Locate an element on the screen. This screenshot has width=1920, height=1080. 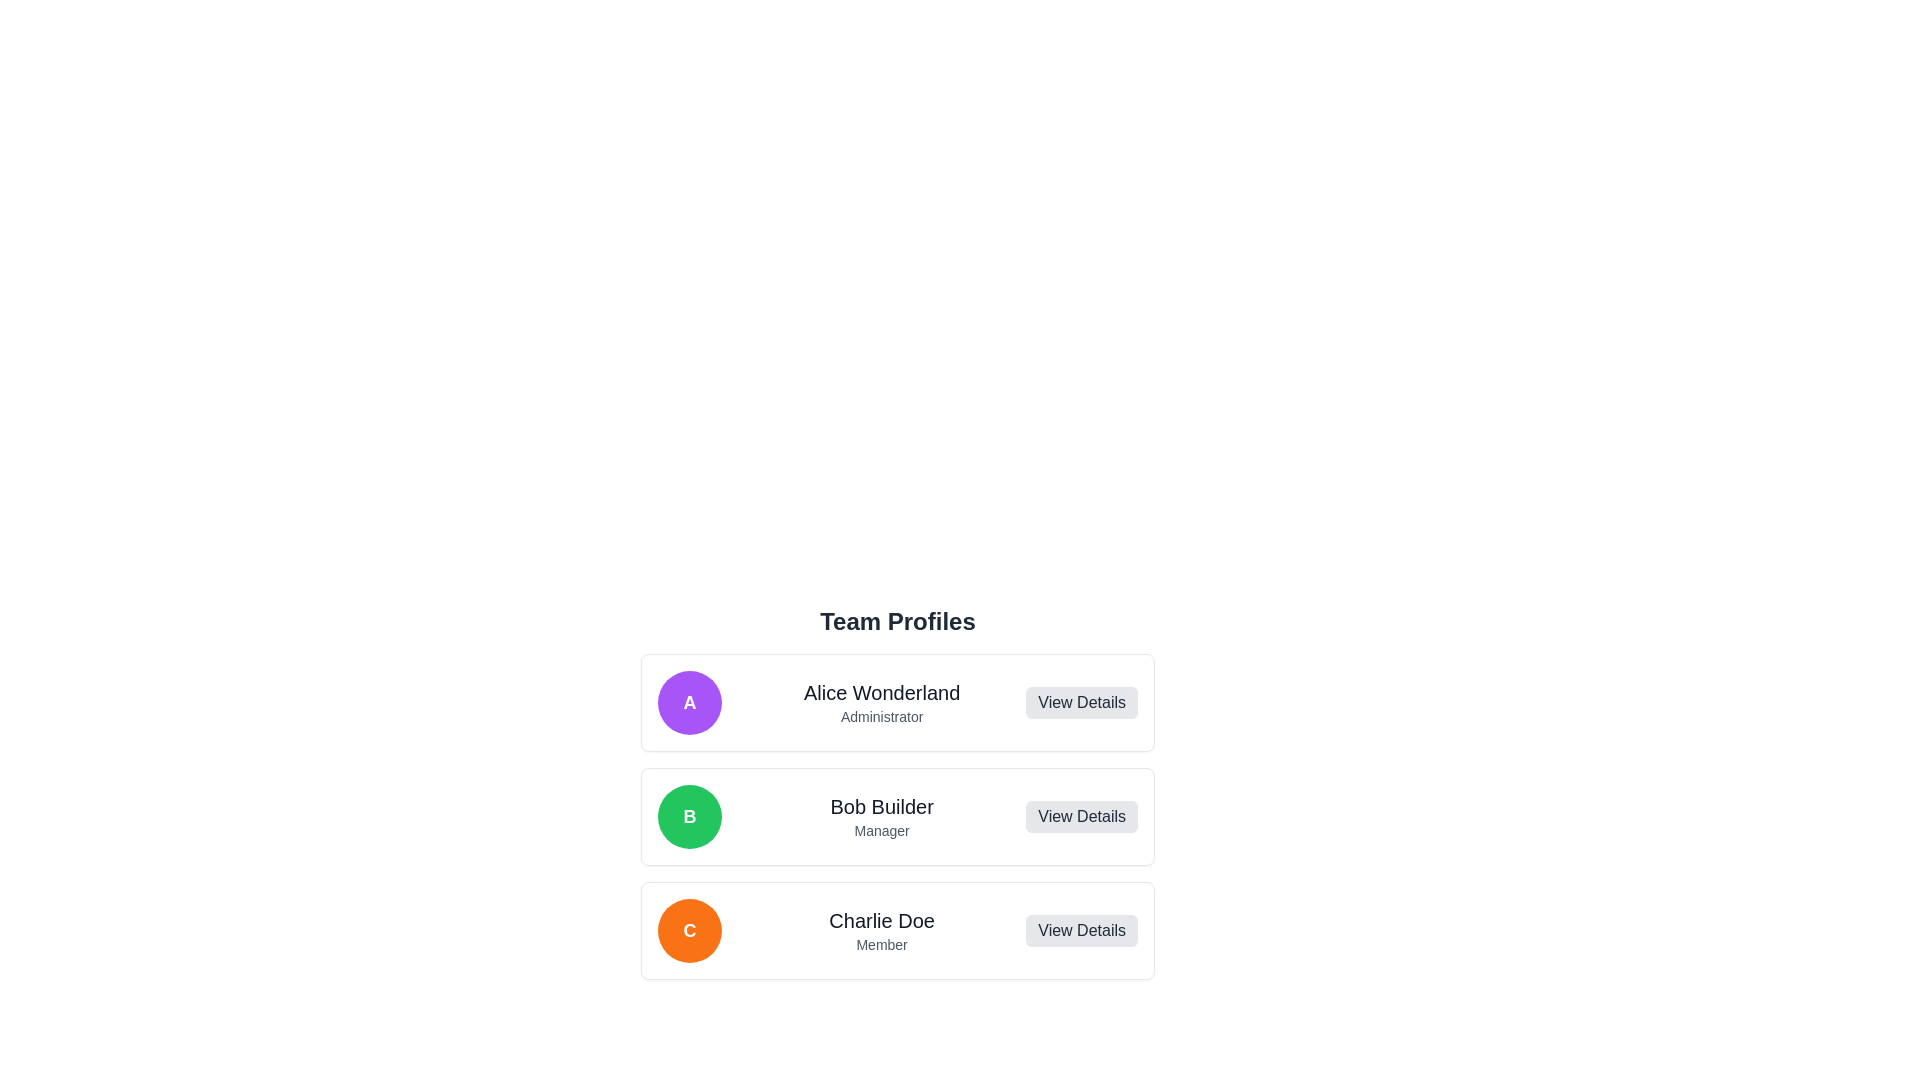
the Profile card for 'Bob Builder', which is the second card in the list, to interact with it is located at coordinates (896, 770).